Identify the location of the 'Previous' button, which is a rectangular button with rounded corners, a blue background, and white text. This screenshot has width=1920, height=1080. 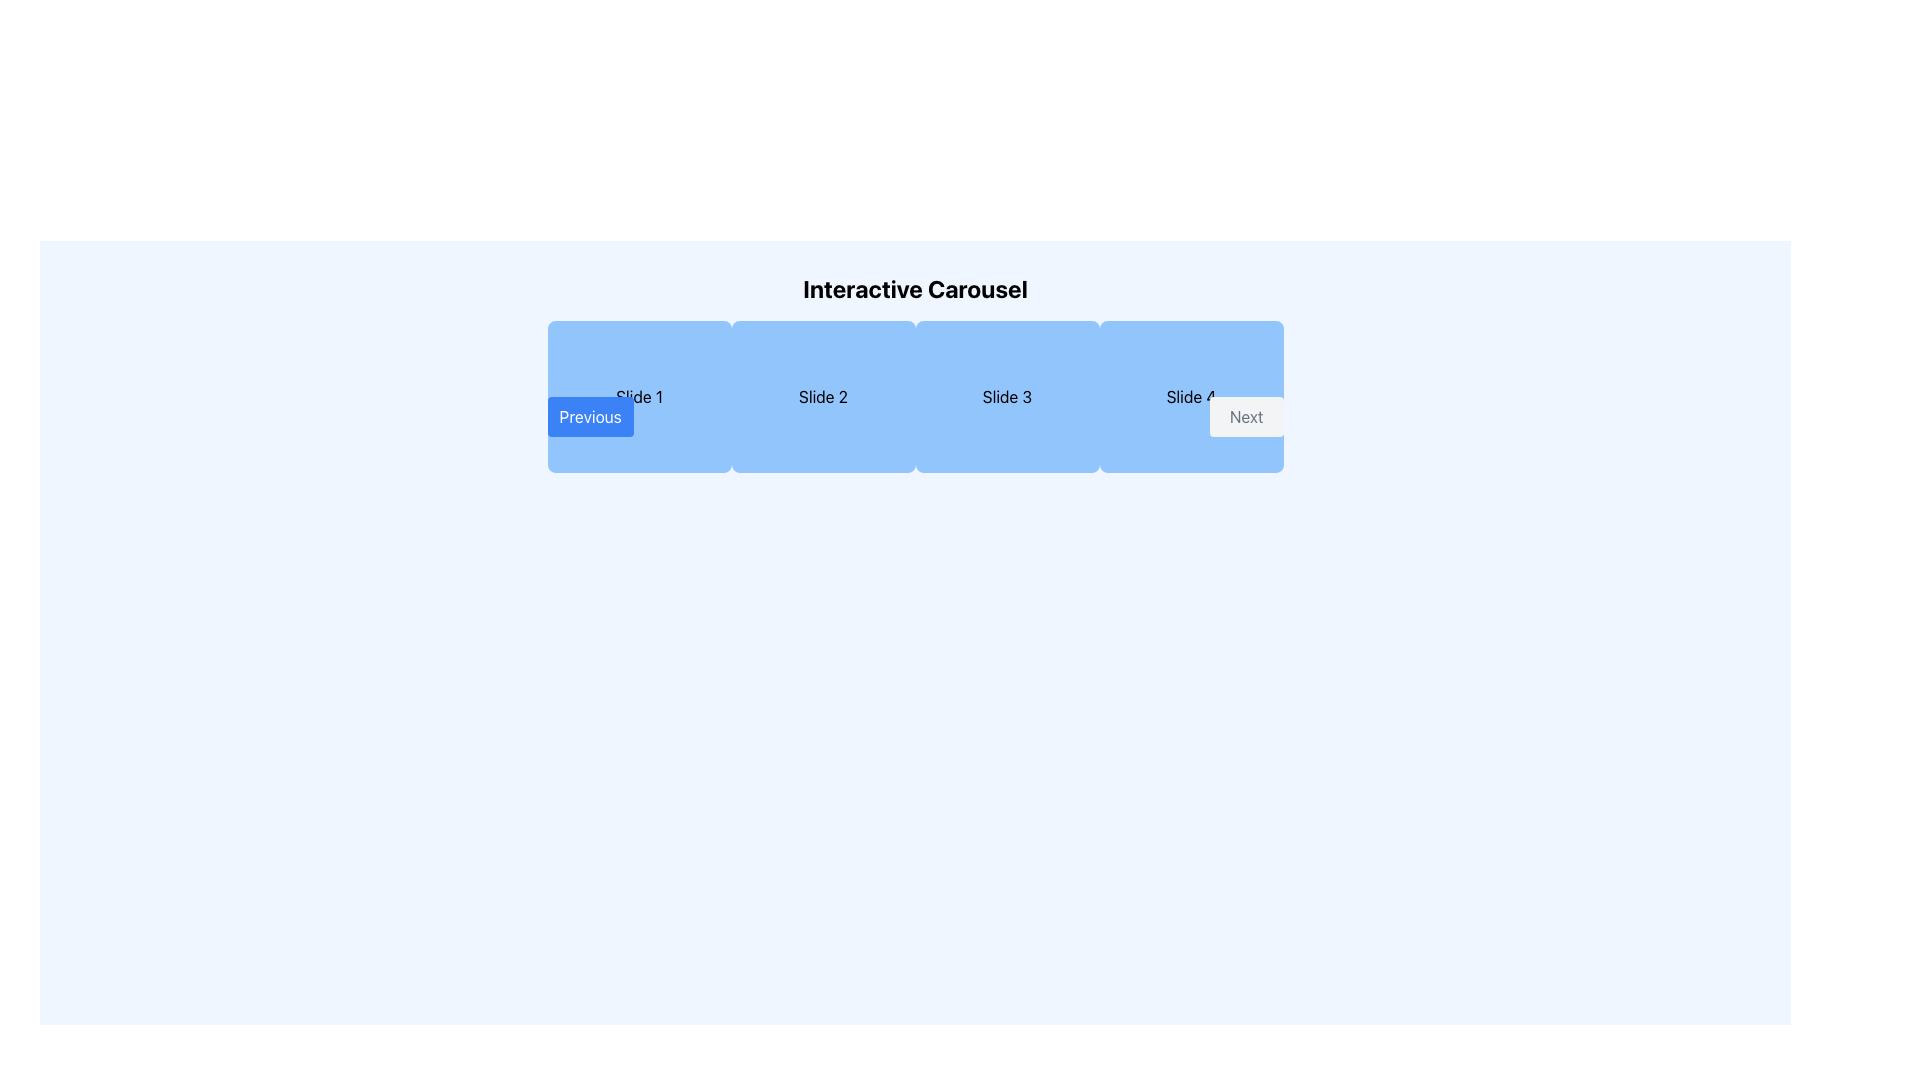
(589, 415).